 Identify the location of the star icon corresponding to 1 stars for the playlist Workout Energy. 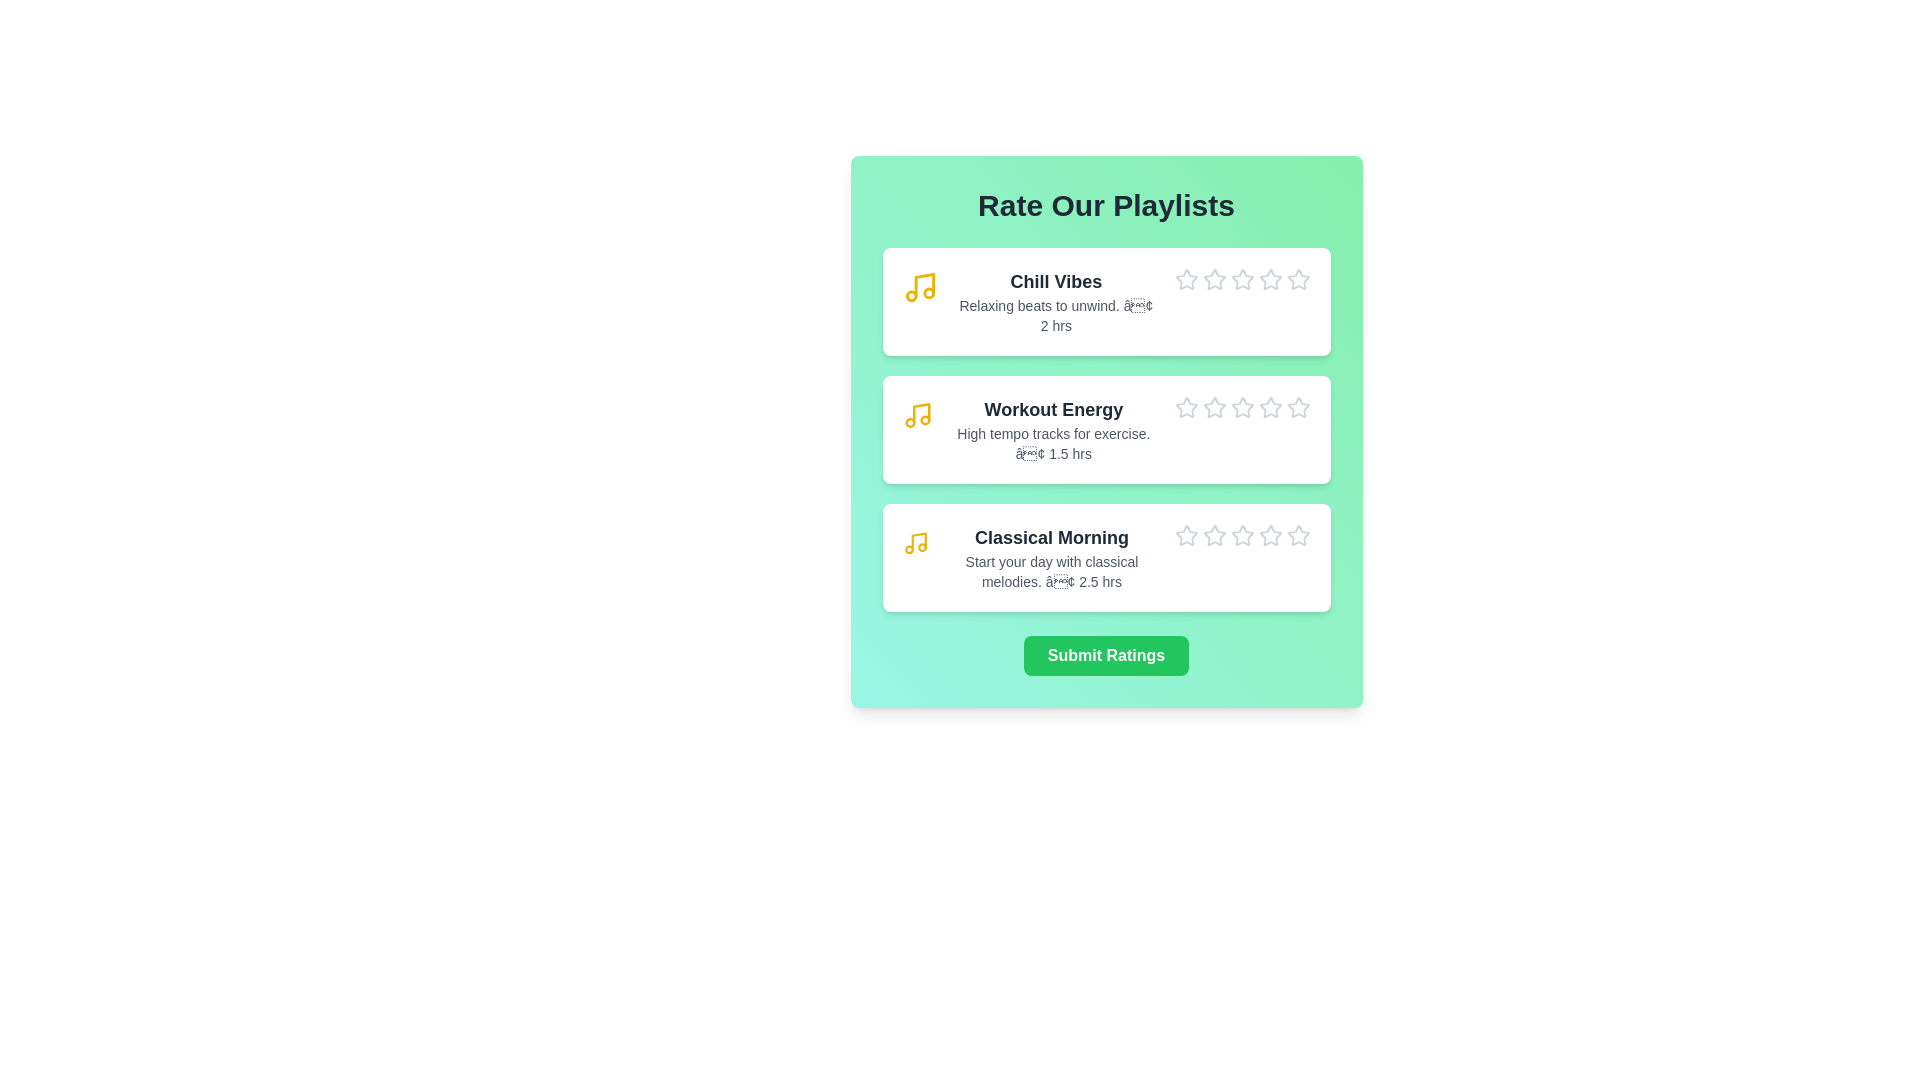
(1174, 396).